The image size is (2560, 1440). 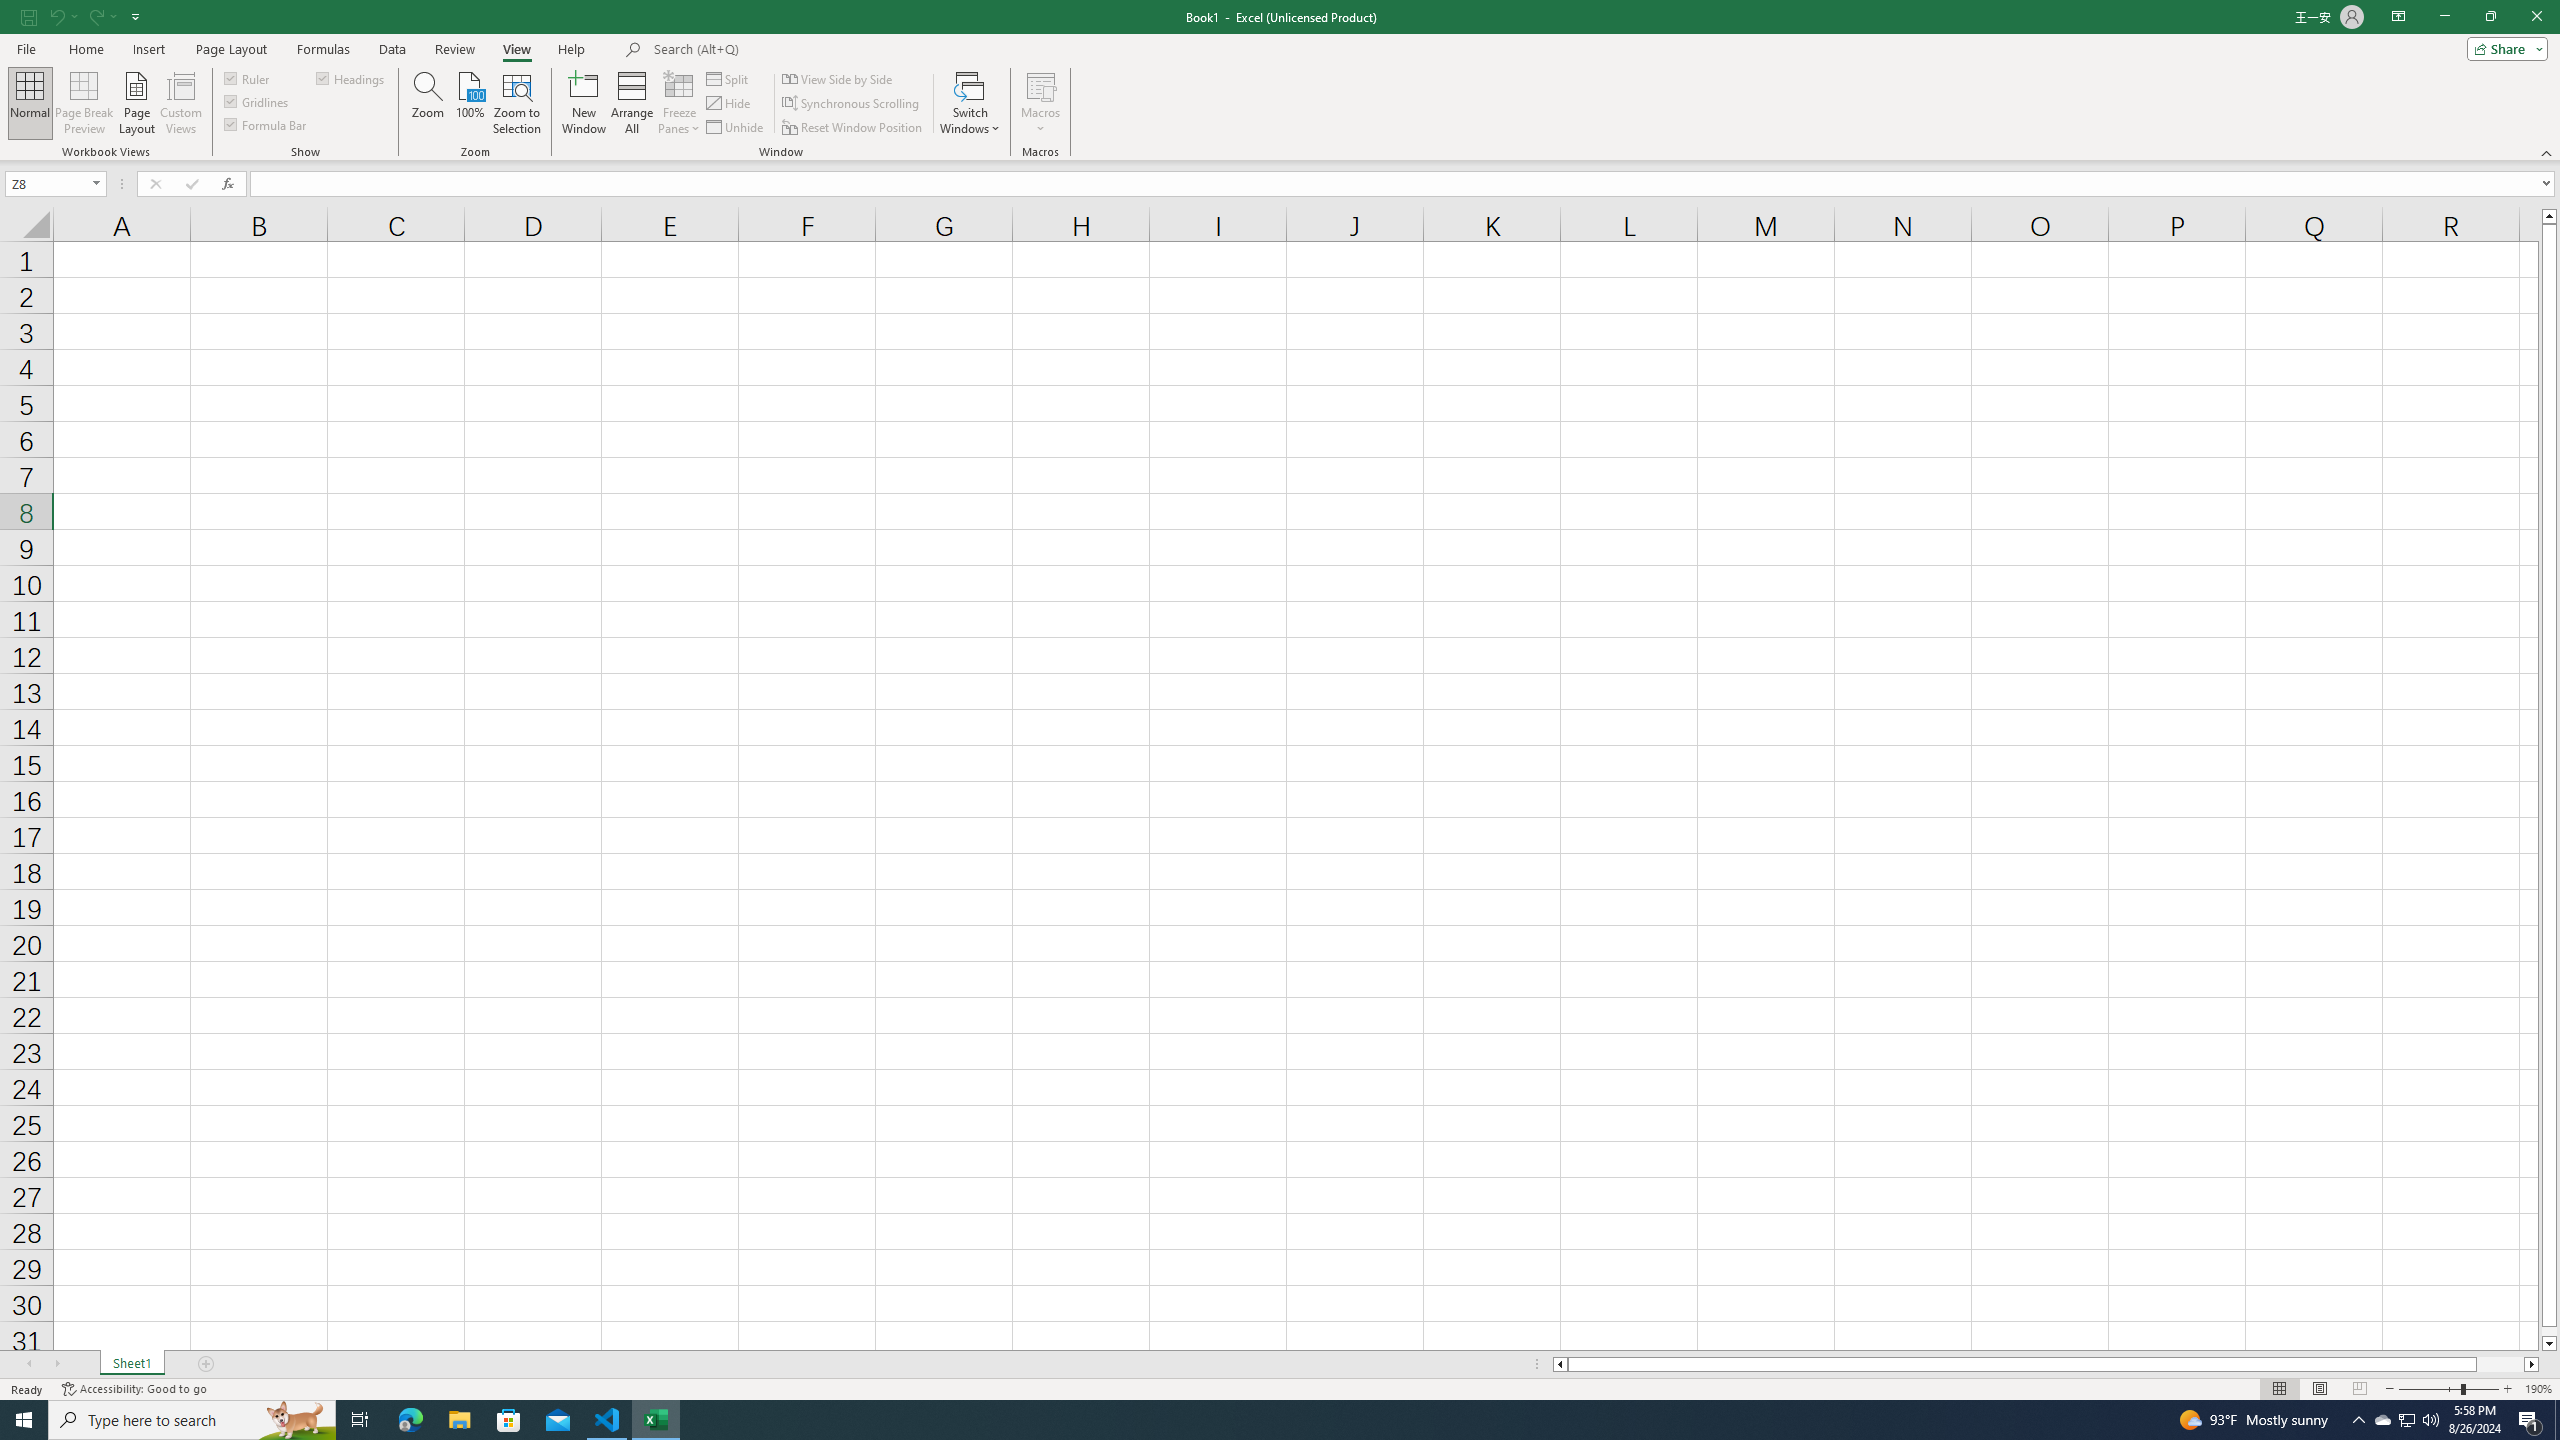 What do you see at coordinates (468, 103) in the screenshot?
I see `'100%'` at bounding box center [468, 103].